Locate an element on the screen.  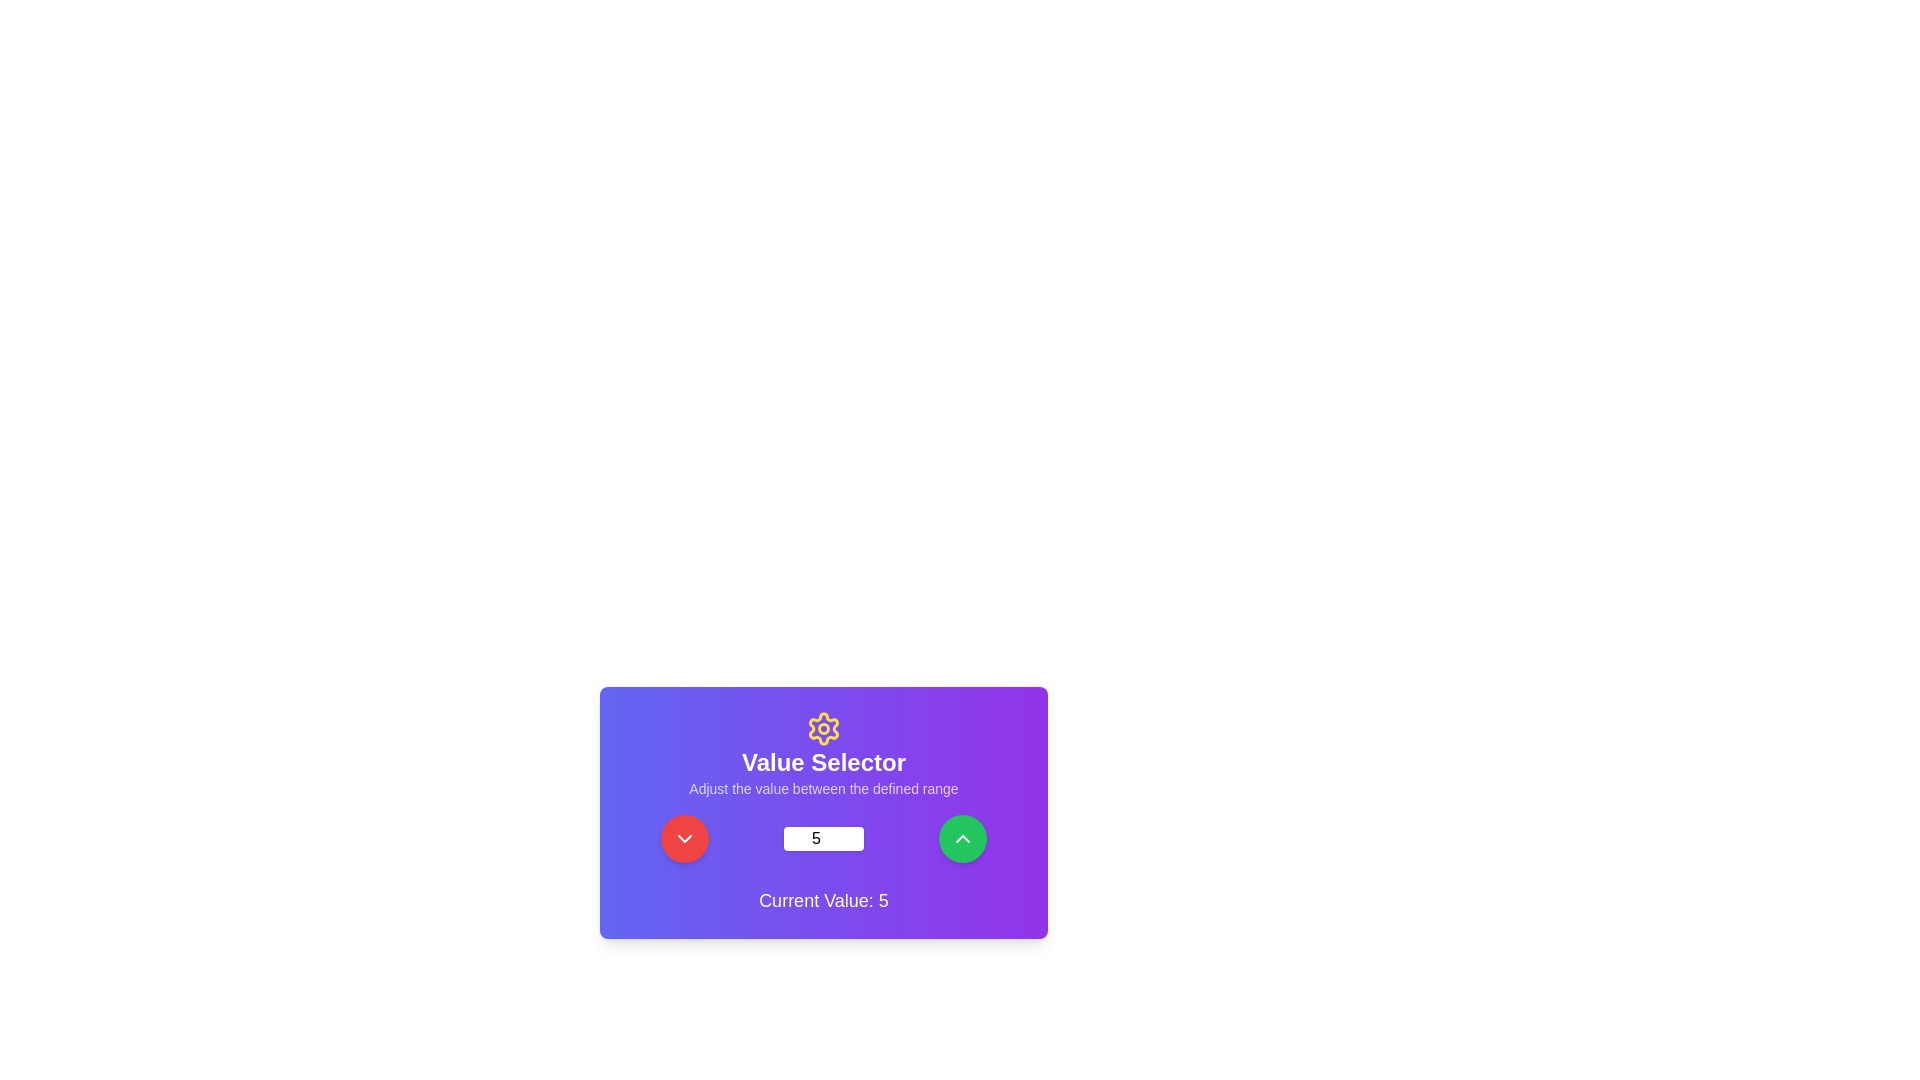
the static text display showing the current numerical value next to the label 'Current Value:' in the lower section of the purple panel is located at coordinates (882, 901).